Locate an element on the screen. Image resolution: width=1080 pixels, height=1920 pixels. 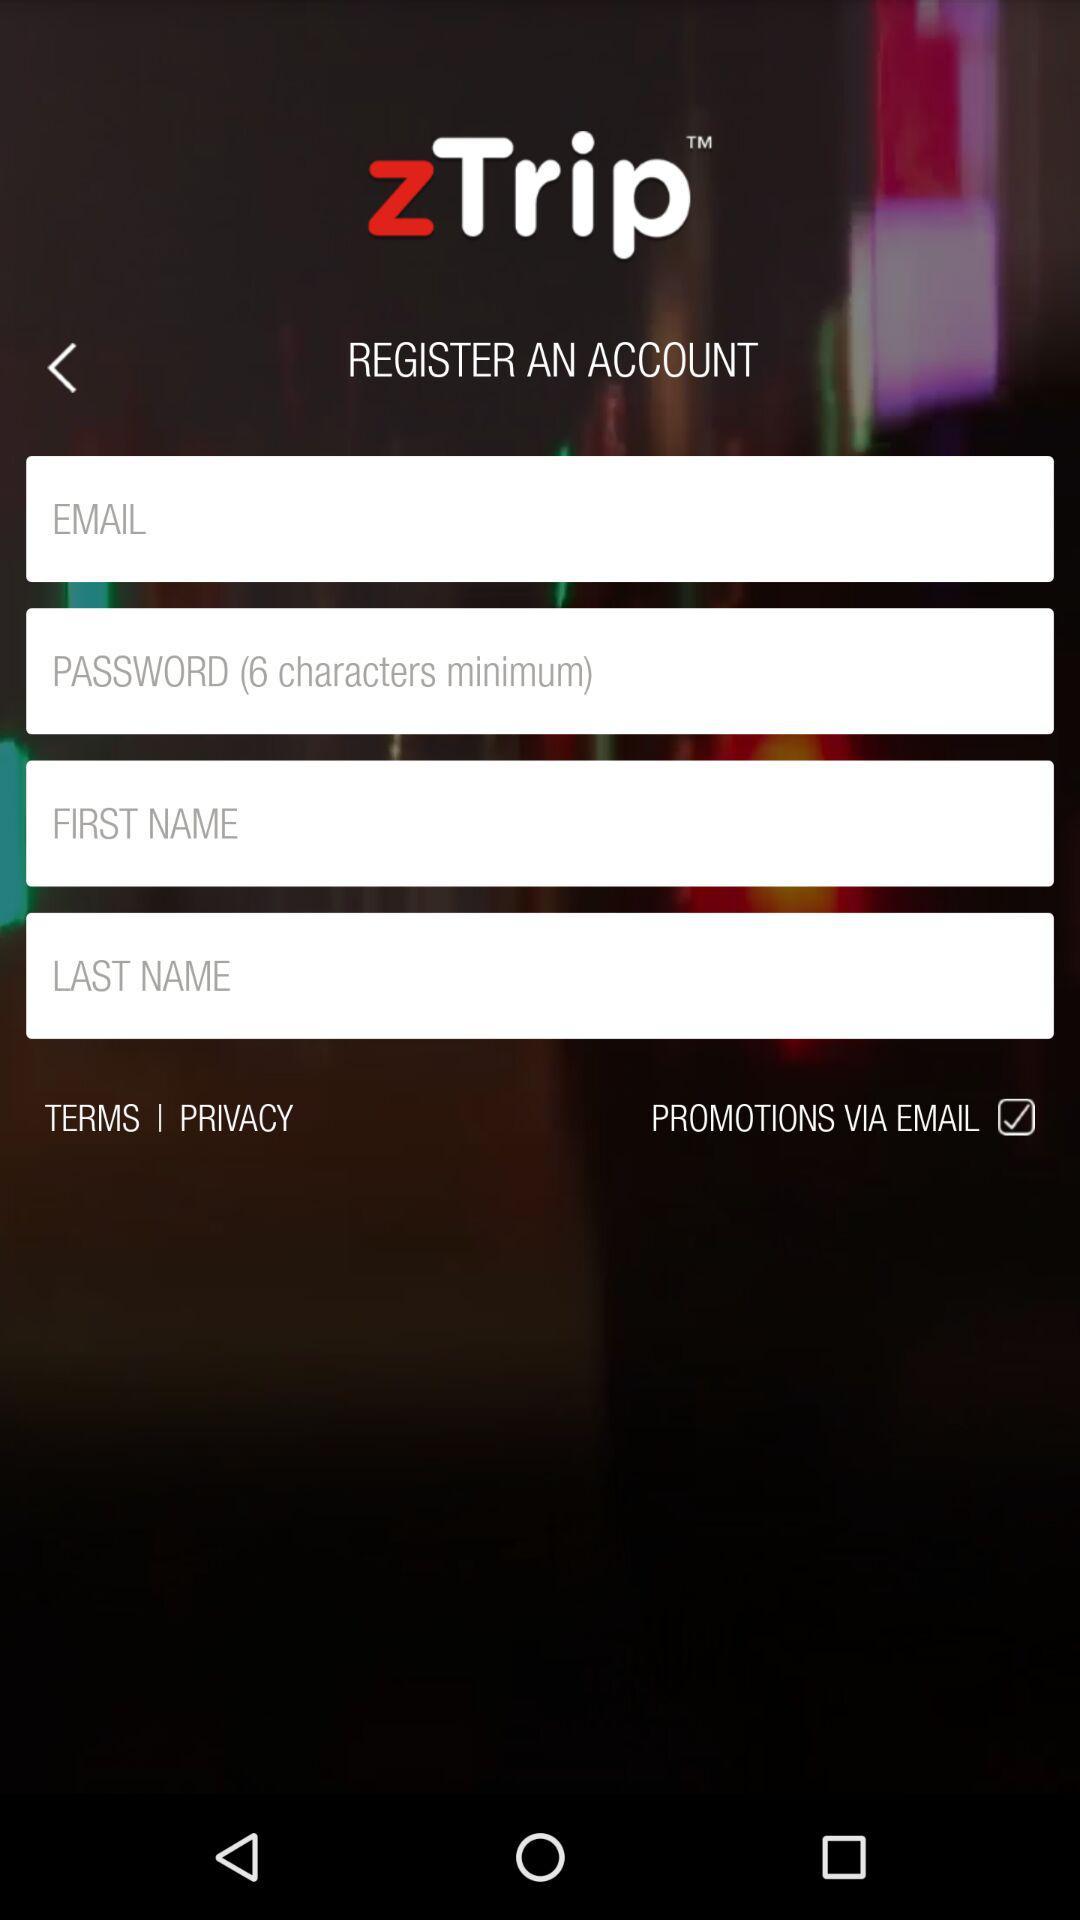
the item to the right of | icon is located at coordinates (235, 1116).